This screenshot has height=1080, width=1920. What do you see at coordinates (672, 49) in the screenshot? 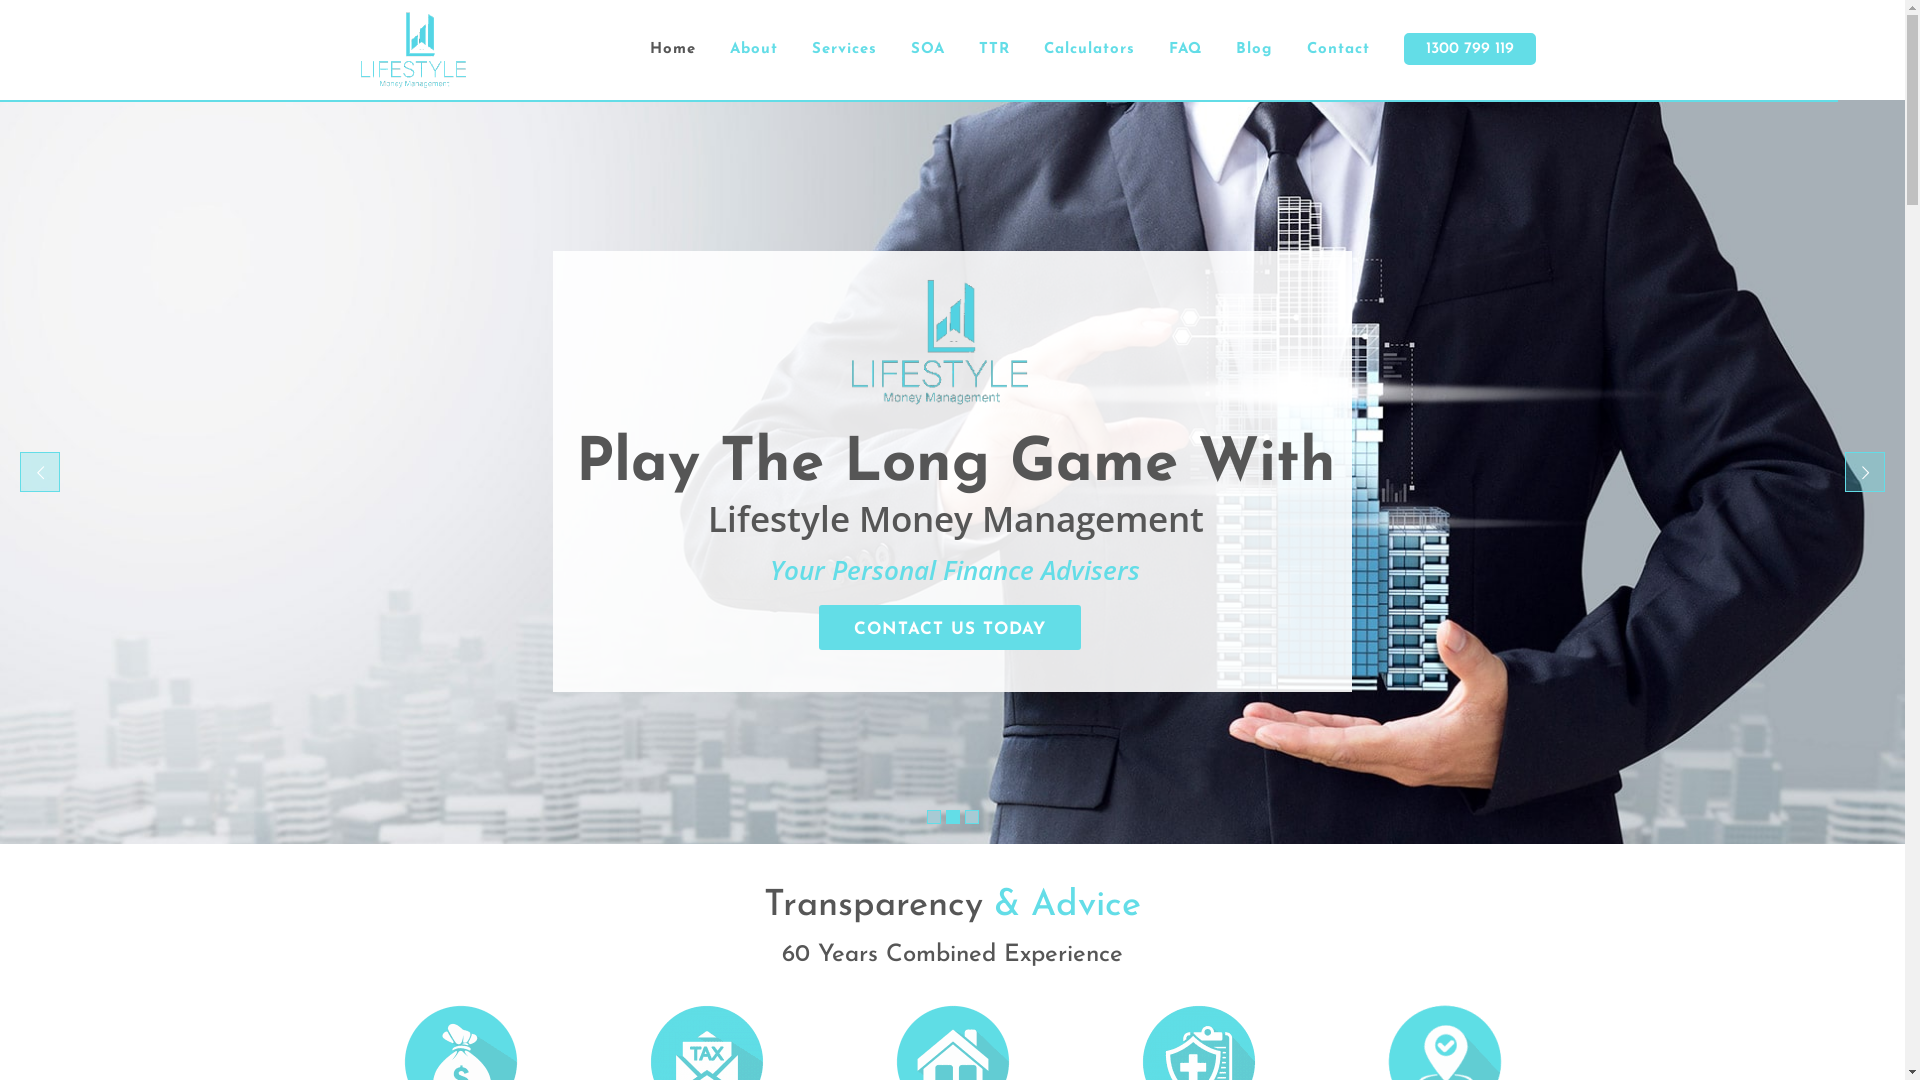
I see `'Home'` at bounding box center [672, 49].